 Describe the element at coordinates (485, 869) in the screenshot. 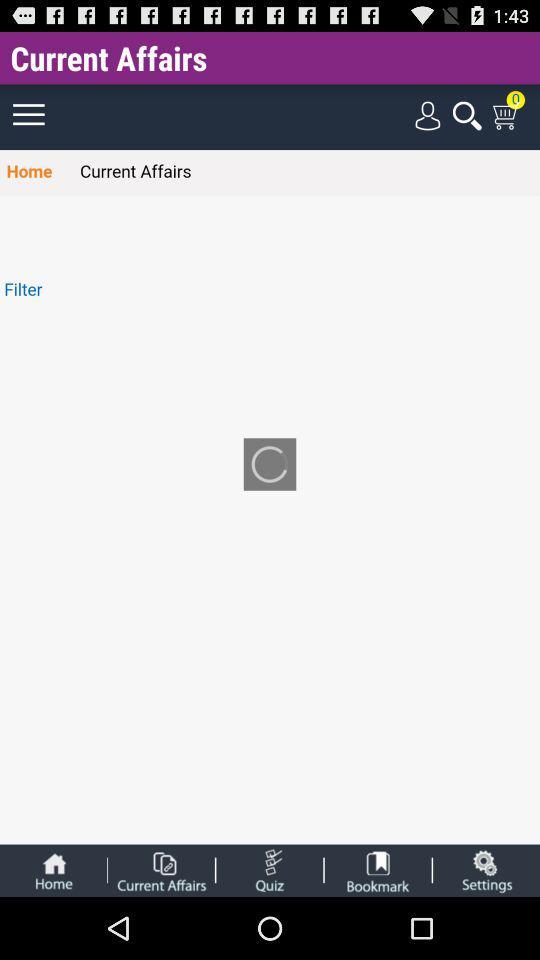

I see `settings` at that location.